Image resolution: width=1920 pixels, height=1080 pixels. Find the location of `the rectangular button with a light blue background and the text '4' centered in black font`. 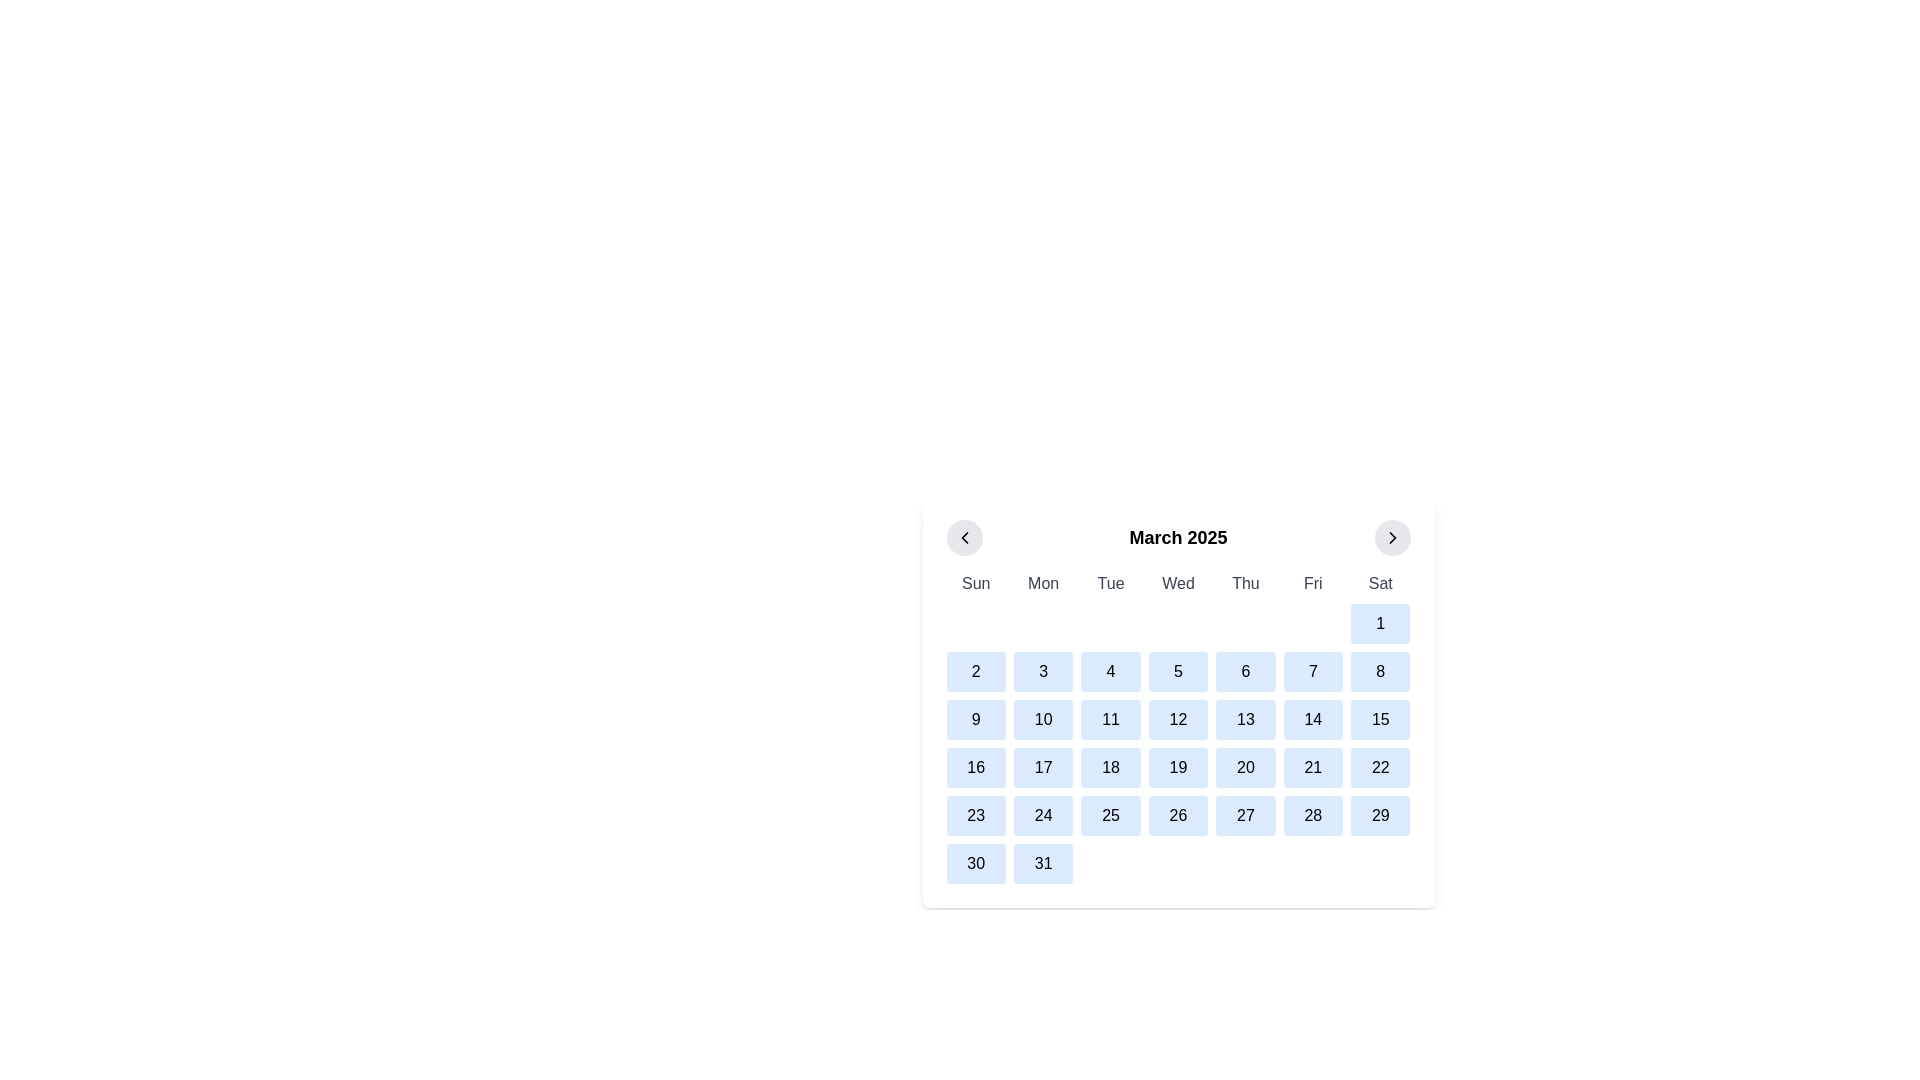

the rectangular button with a light blue background and the text '4' centered in black font is located at coordinates (1110, 671).